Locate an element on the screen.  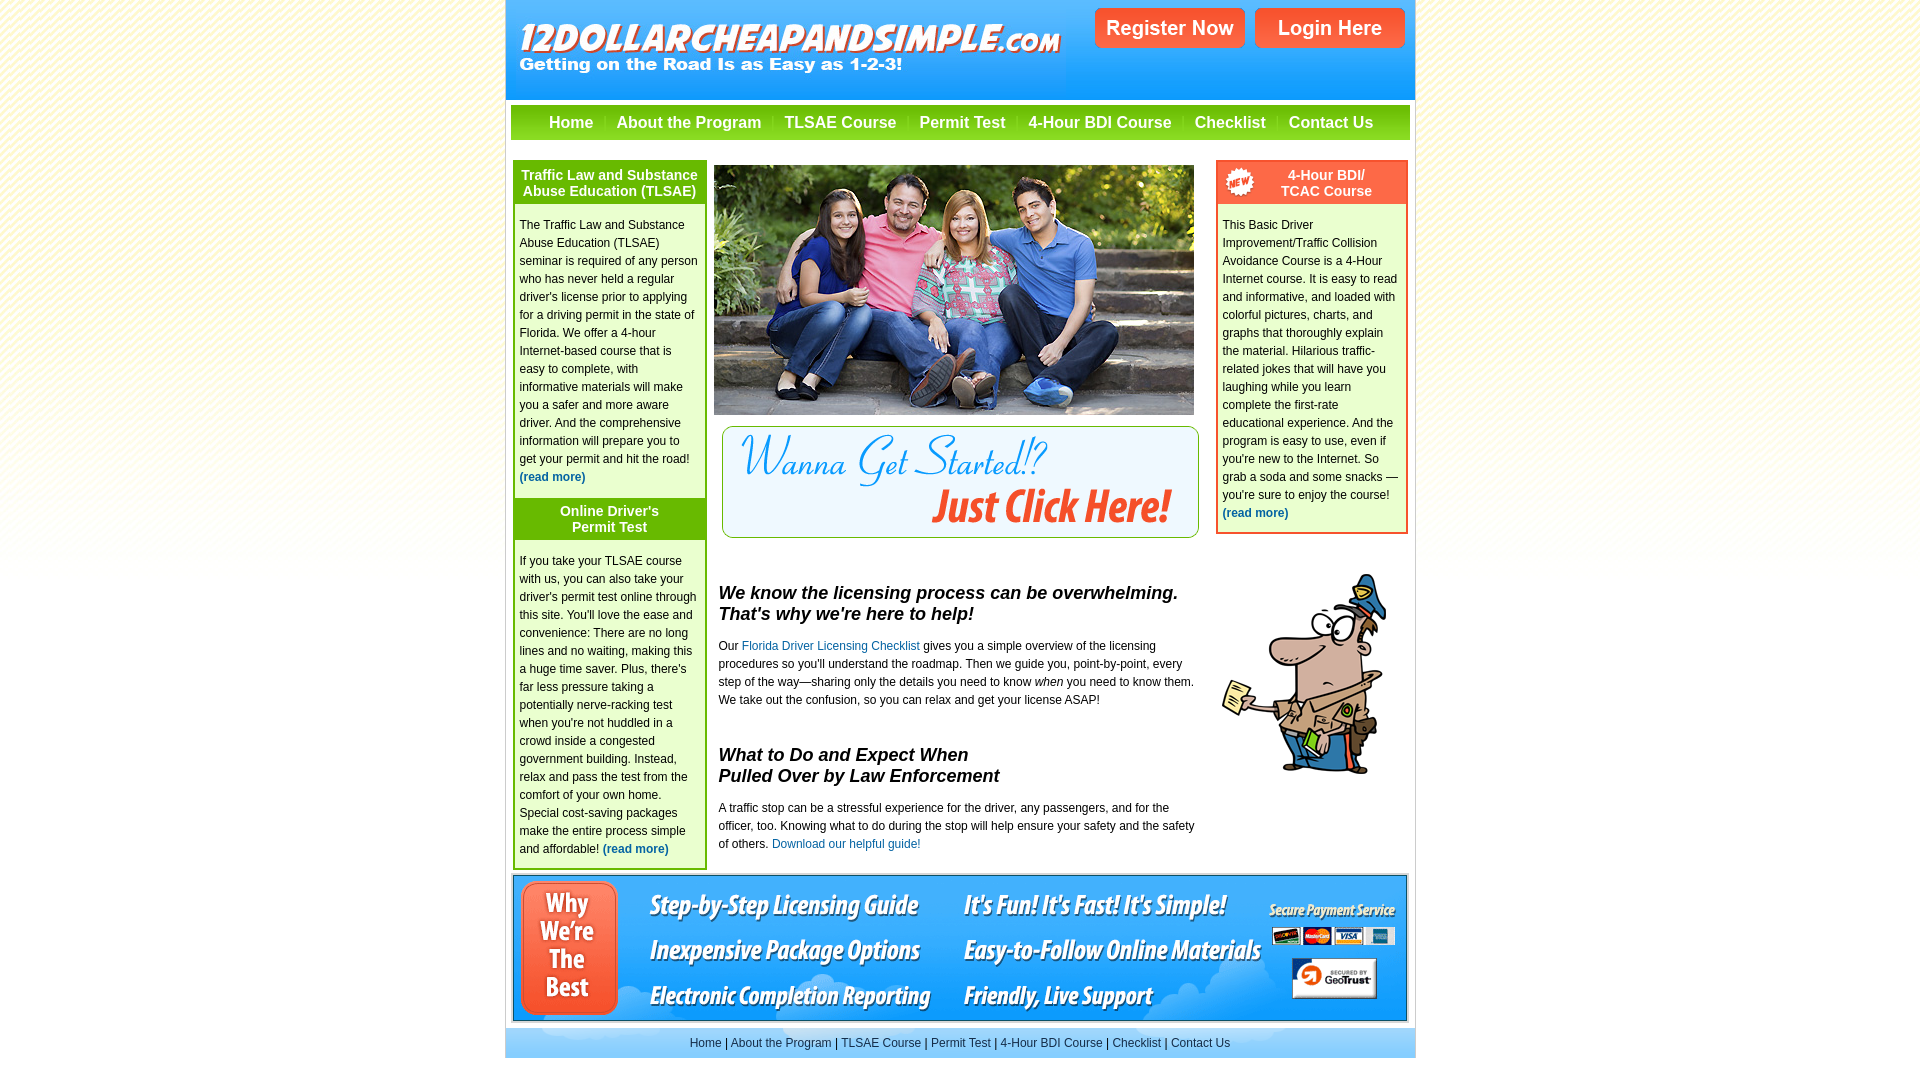
'(read more)' is located at coordinates (1253, 512).